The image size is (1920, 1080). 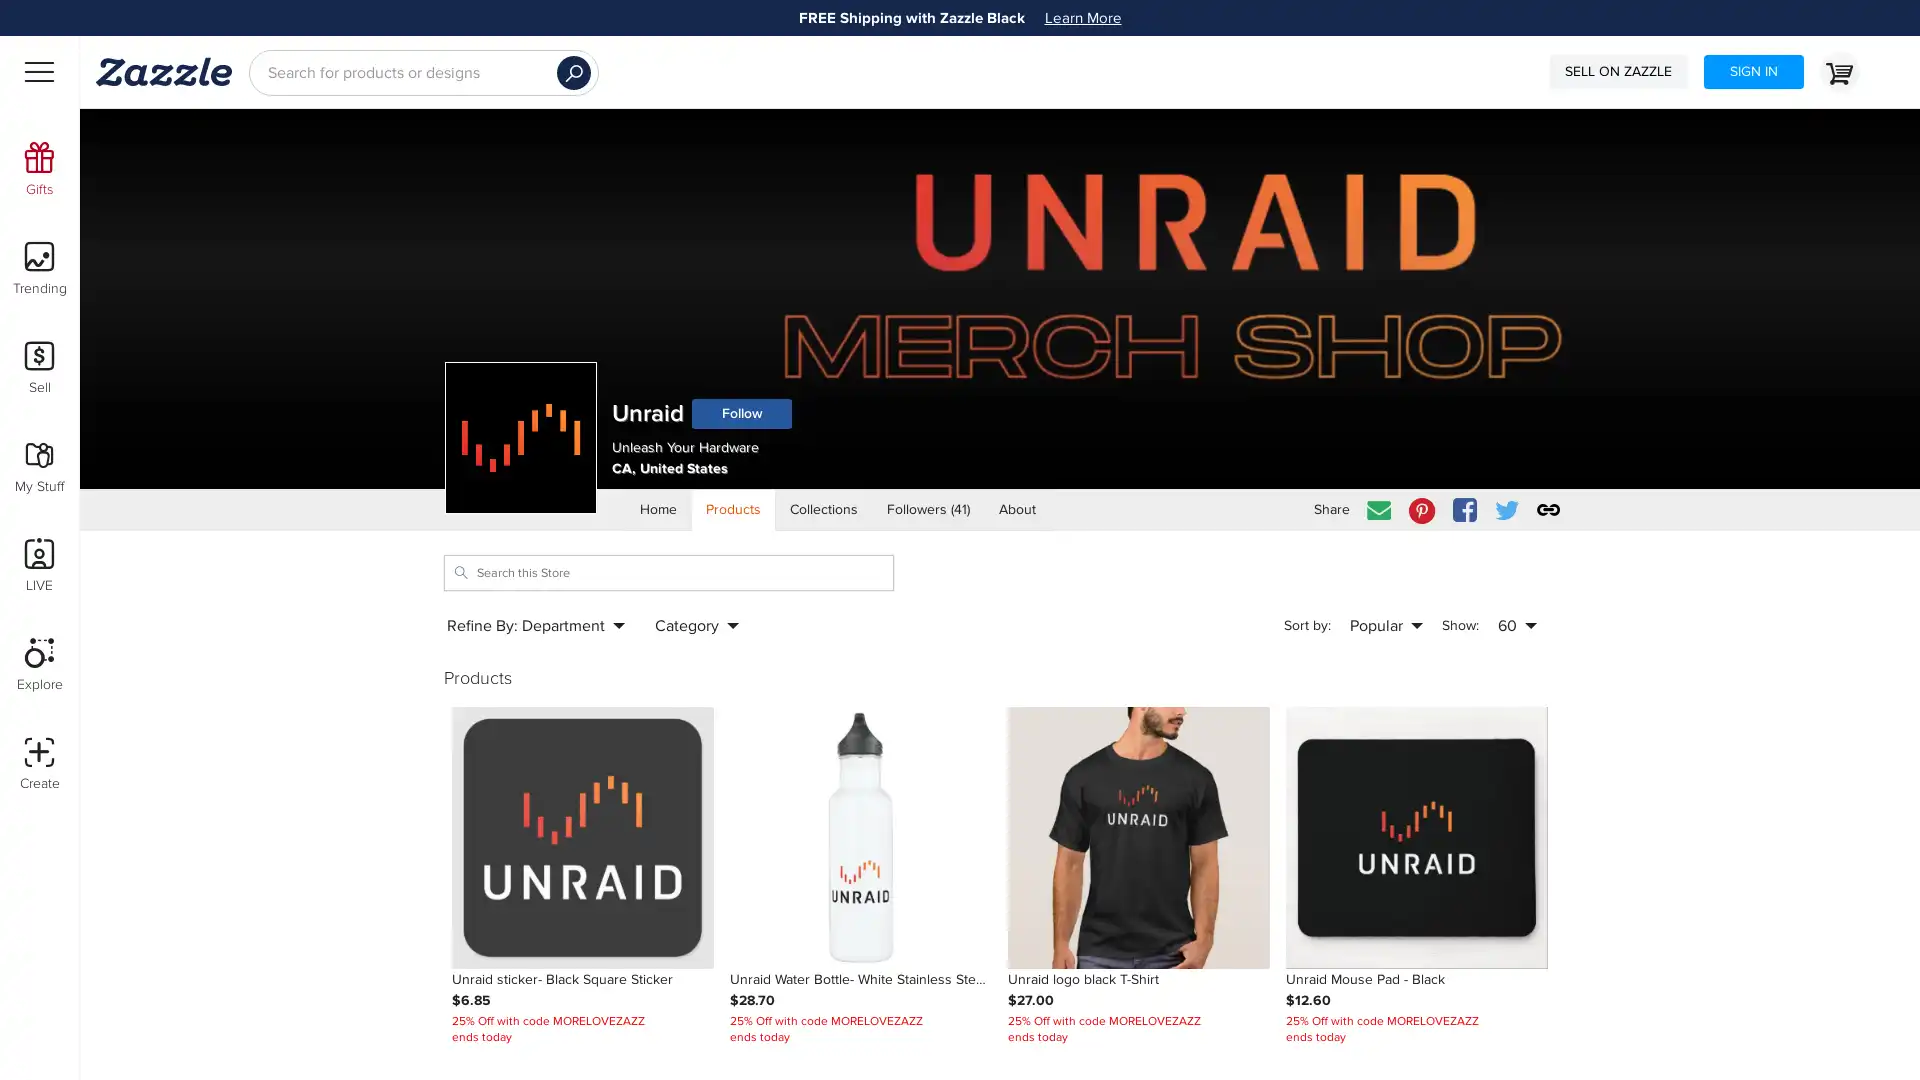 I want to click on SIGN IN, so click(x=1752, y=71).